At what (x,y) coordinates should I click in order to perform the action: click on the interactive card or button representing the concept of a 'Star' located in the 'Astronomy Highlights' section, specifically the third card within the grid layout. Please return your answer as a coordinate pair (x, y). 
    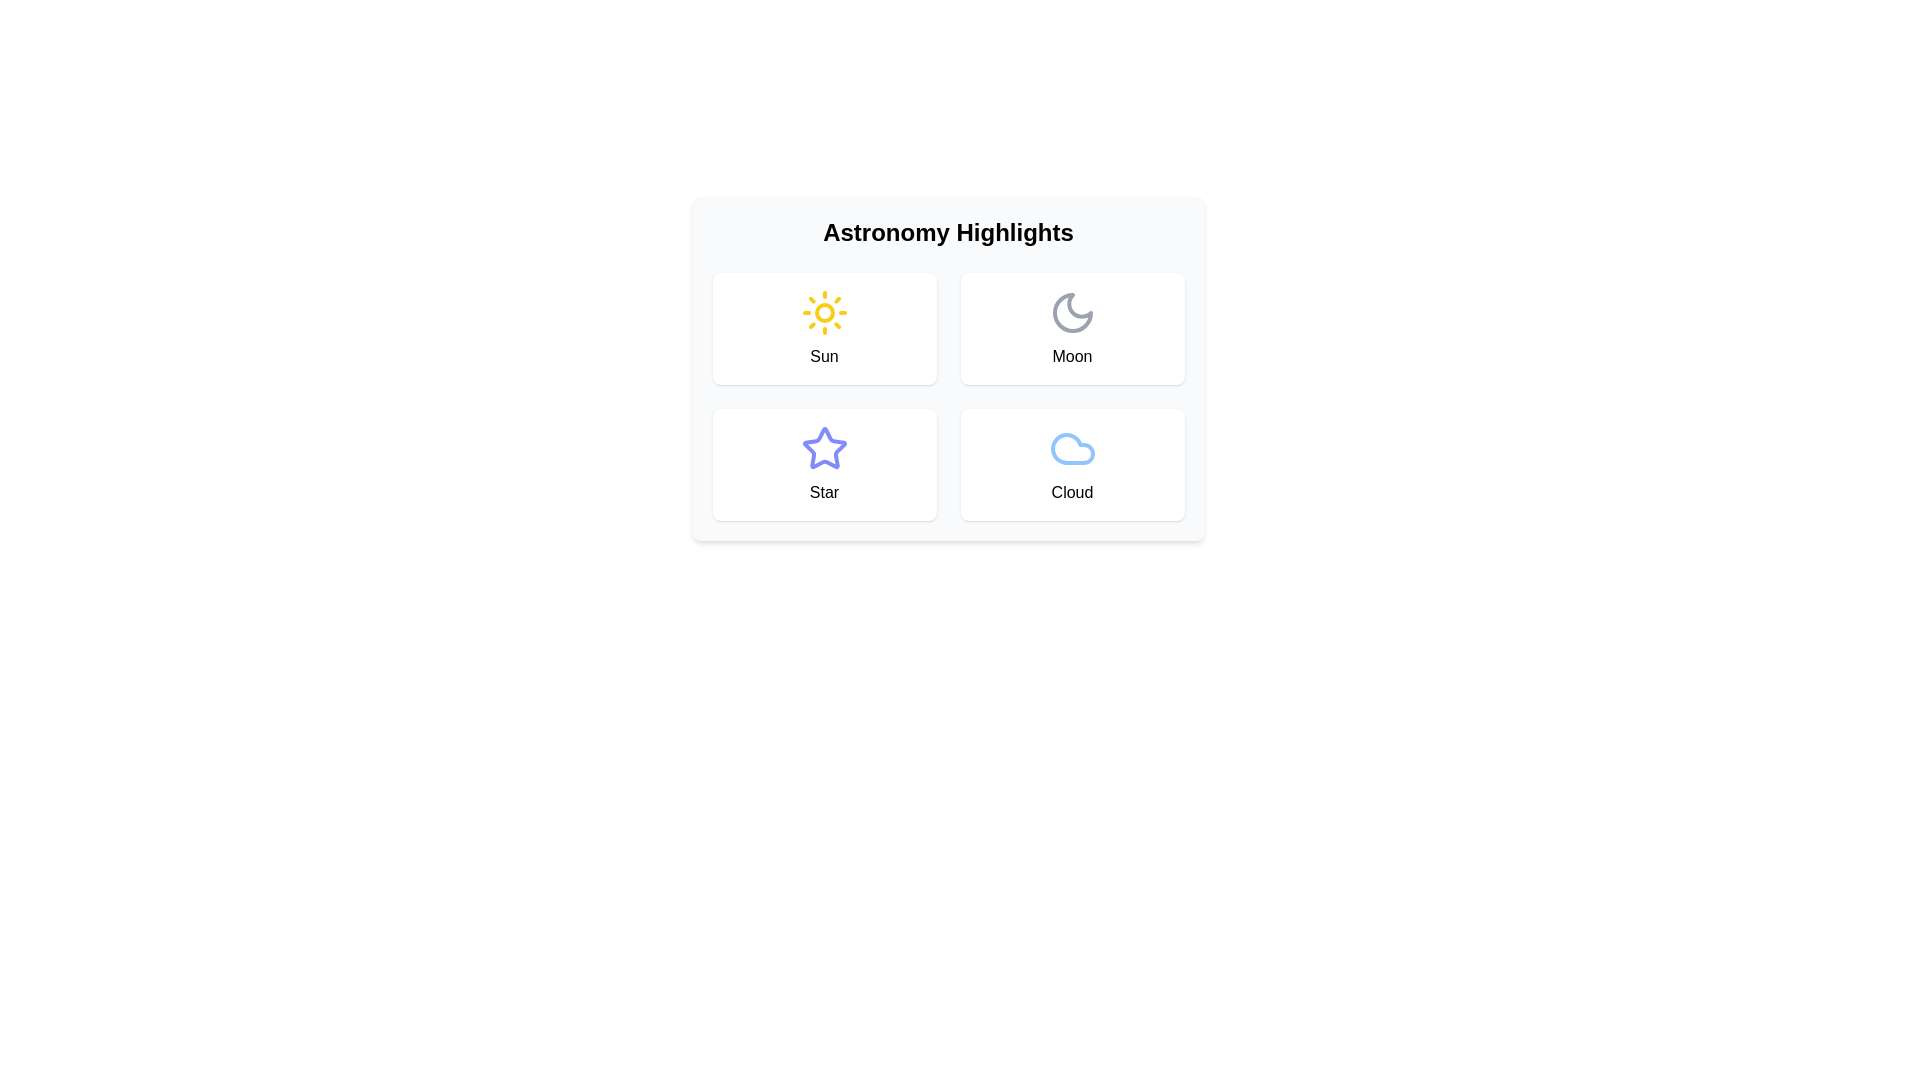
    Looking at the image, I should click on (824, 465).